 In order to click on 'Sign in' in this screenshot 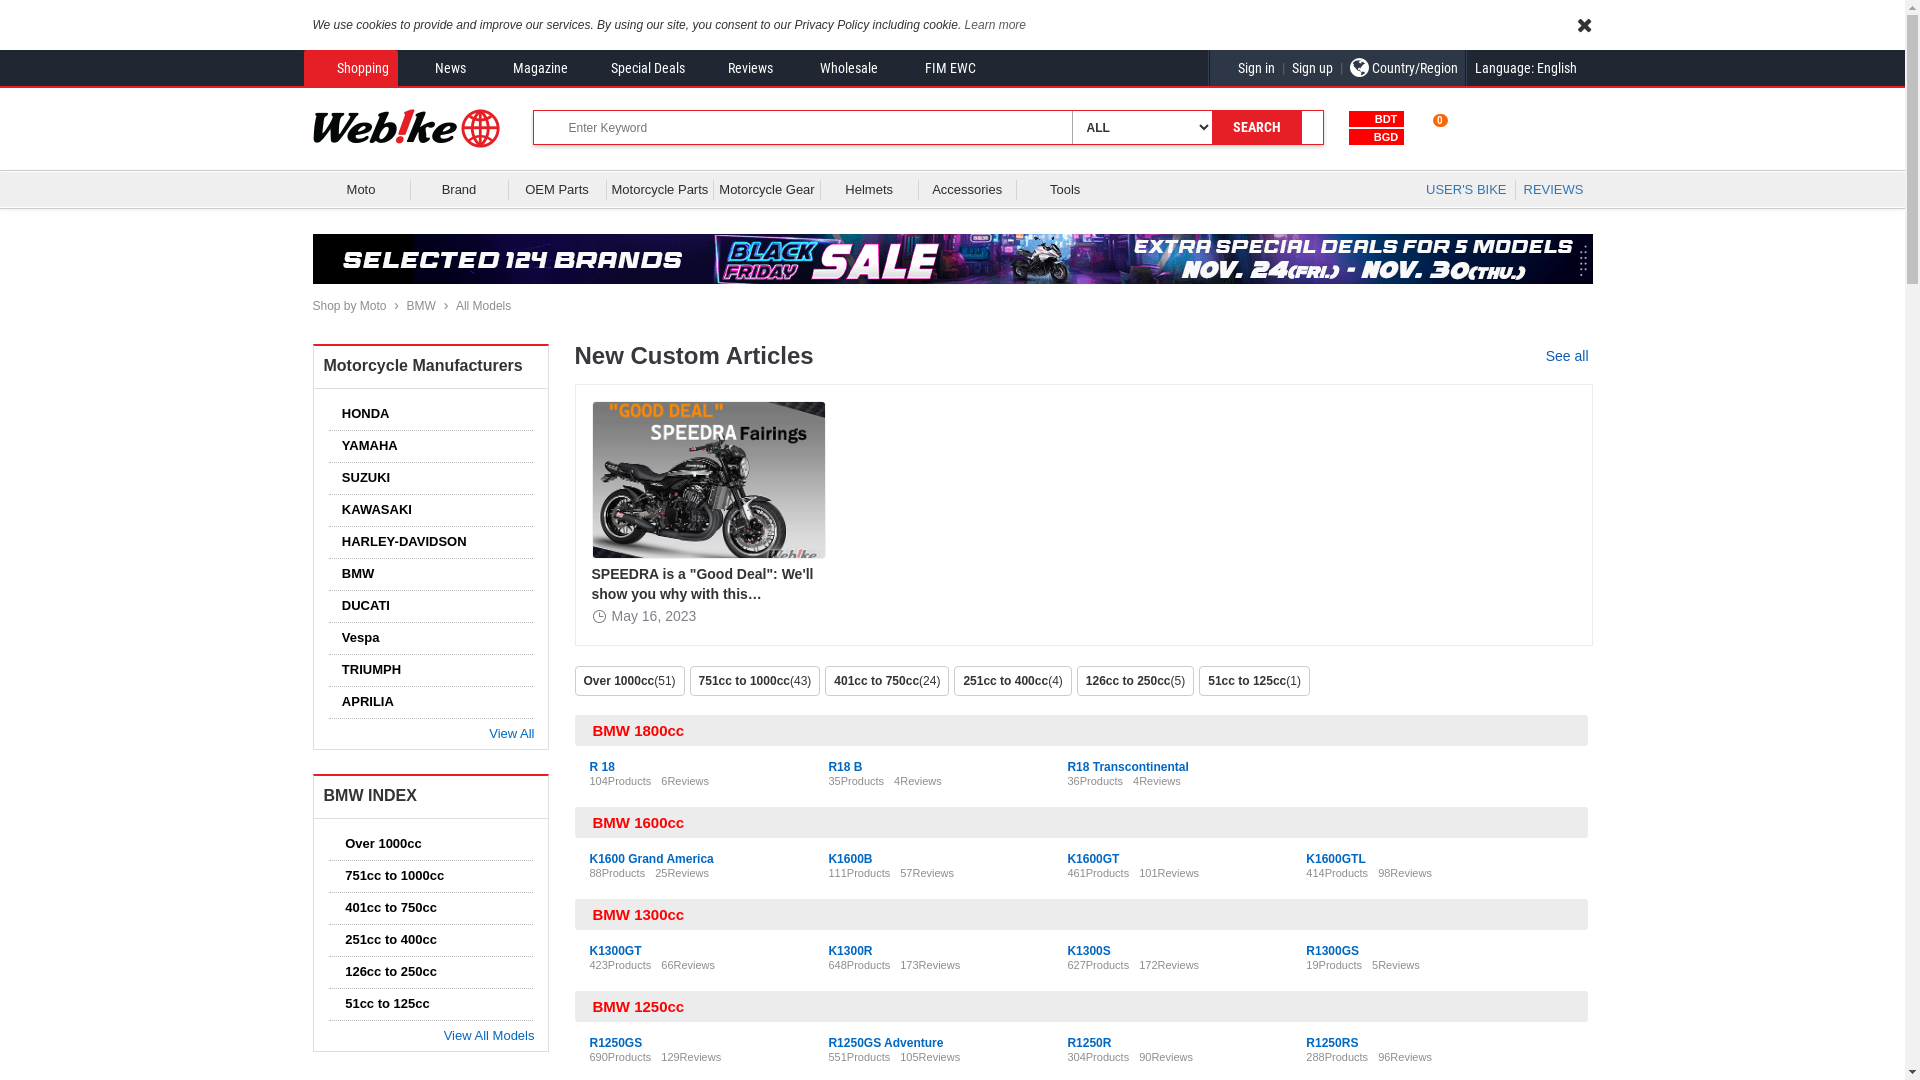, I will do `click(1245, 67)`.